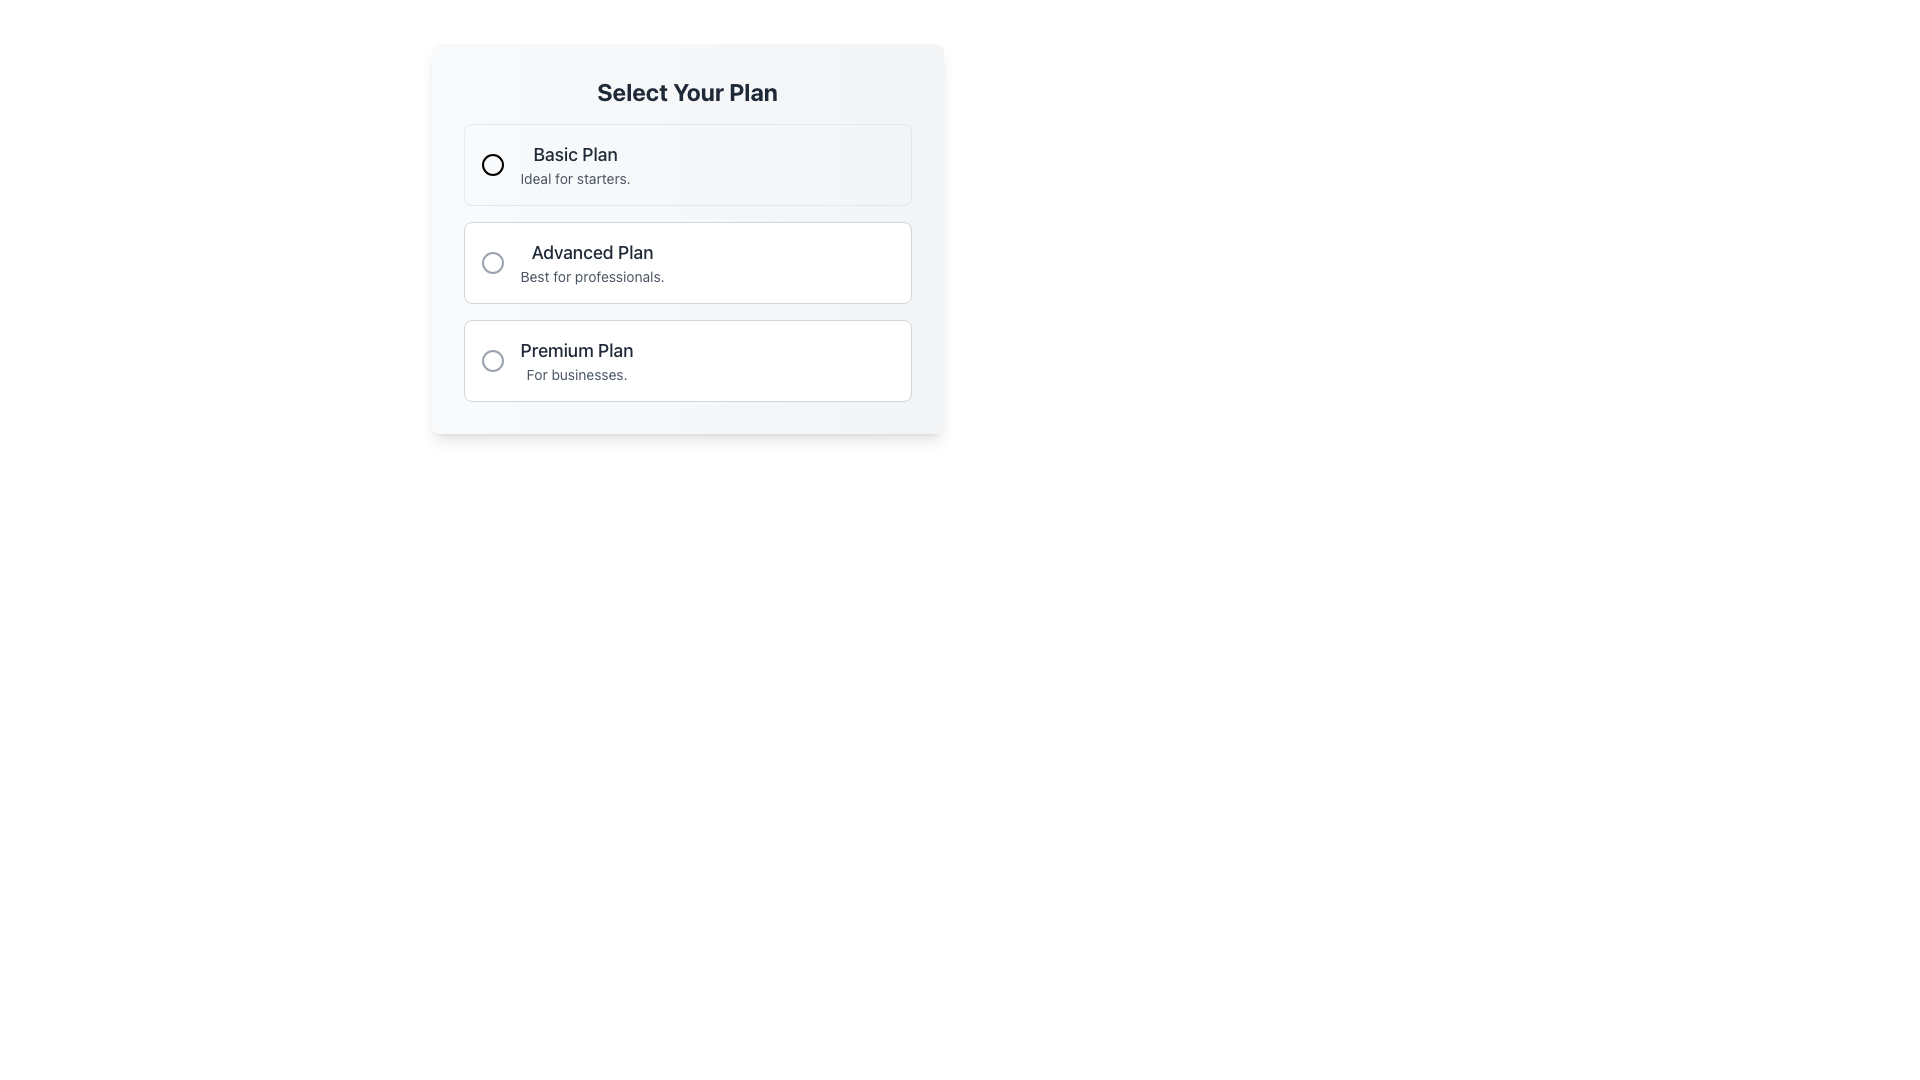 The image size is (1920, 1080). Describe the element at coordinates (492, 361) in the screenshot. I see `the leftmost circle indicator for selecting the 'Premium Plan' option to confirm the selection` at that location.